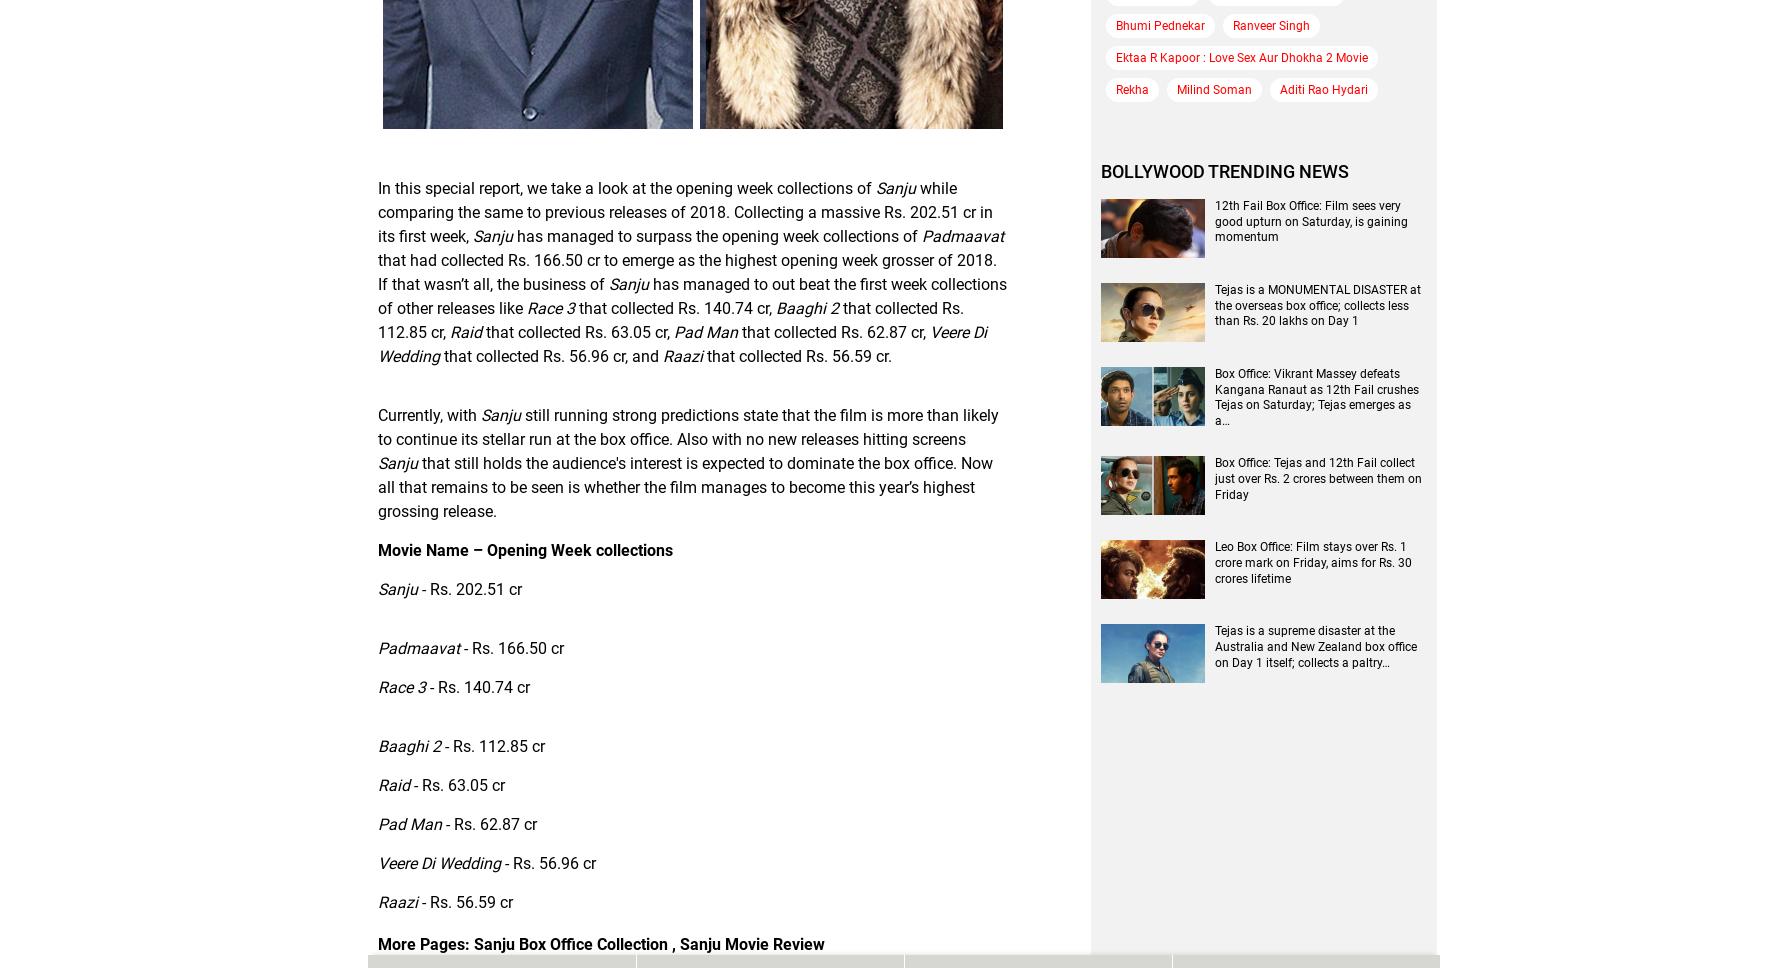  What do you see at coordinates (547, 862) in the screenshot?
I see `'- Rs. 56.96 cr'` at bounding box center [547, 862].